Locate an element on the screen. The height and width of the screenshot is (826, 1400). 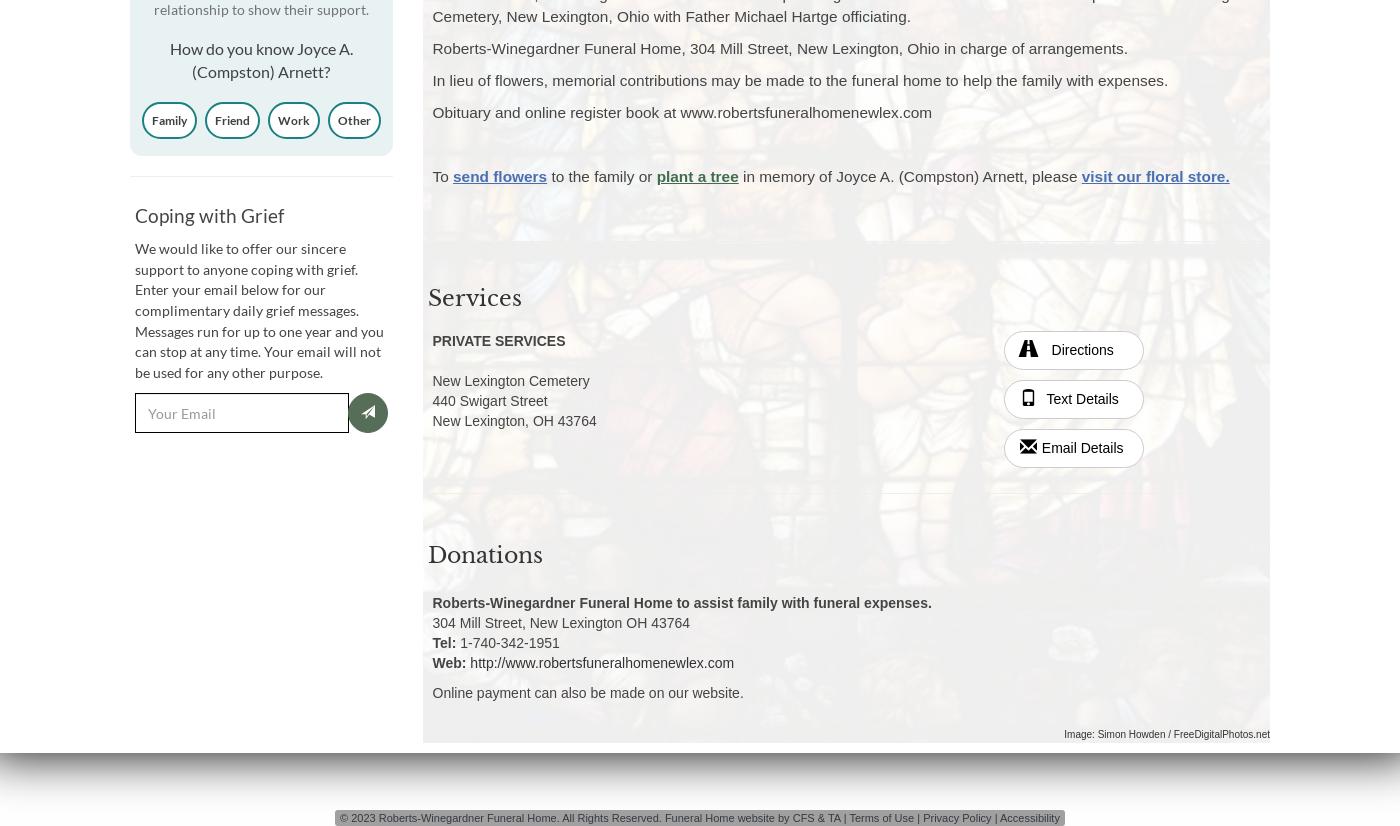
'Friend' is located at coordinates (231, 119).